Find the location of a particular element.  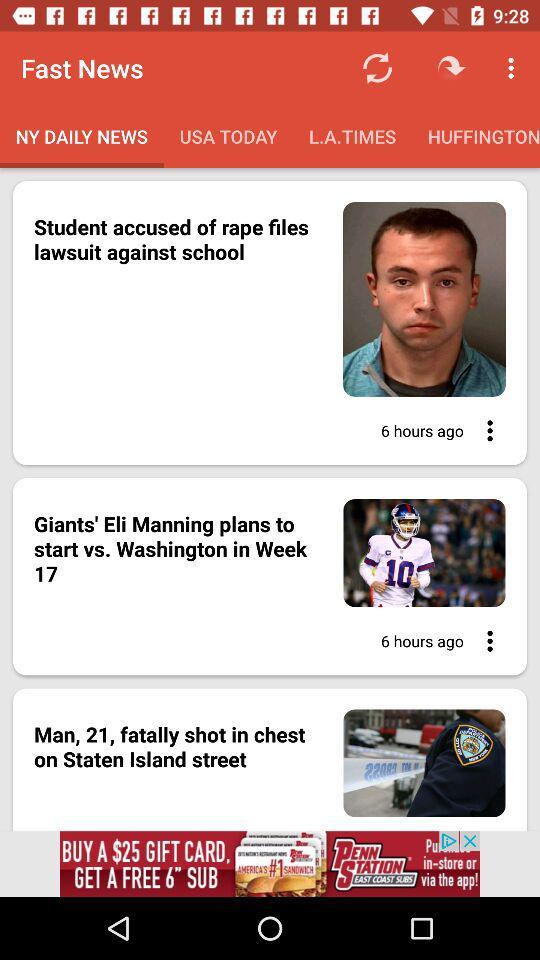

the icon below the second pic is located at coordinates (483, 640).